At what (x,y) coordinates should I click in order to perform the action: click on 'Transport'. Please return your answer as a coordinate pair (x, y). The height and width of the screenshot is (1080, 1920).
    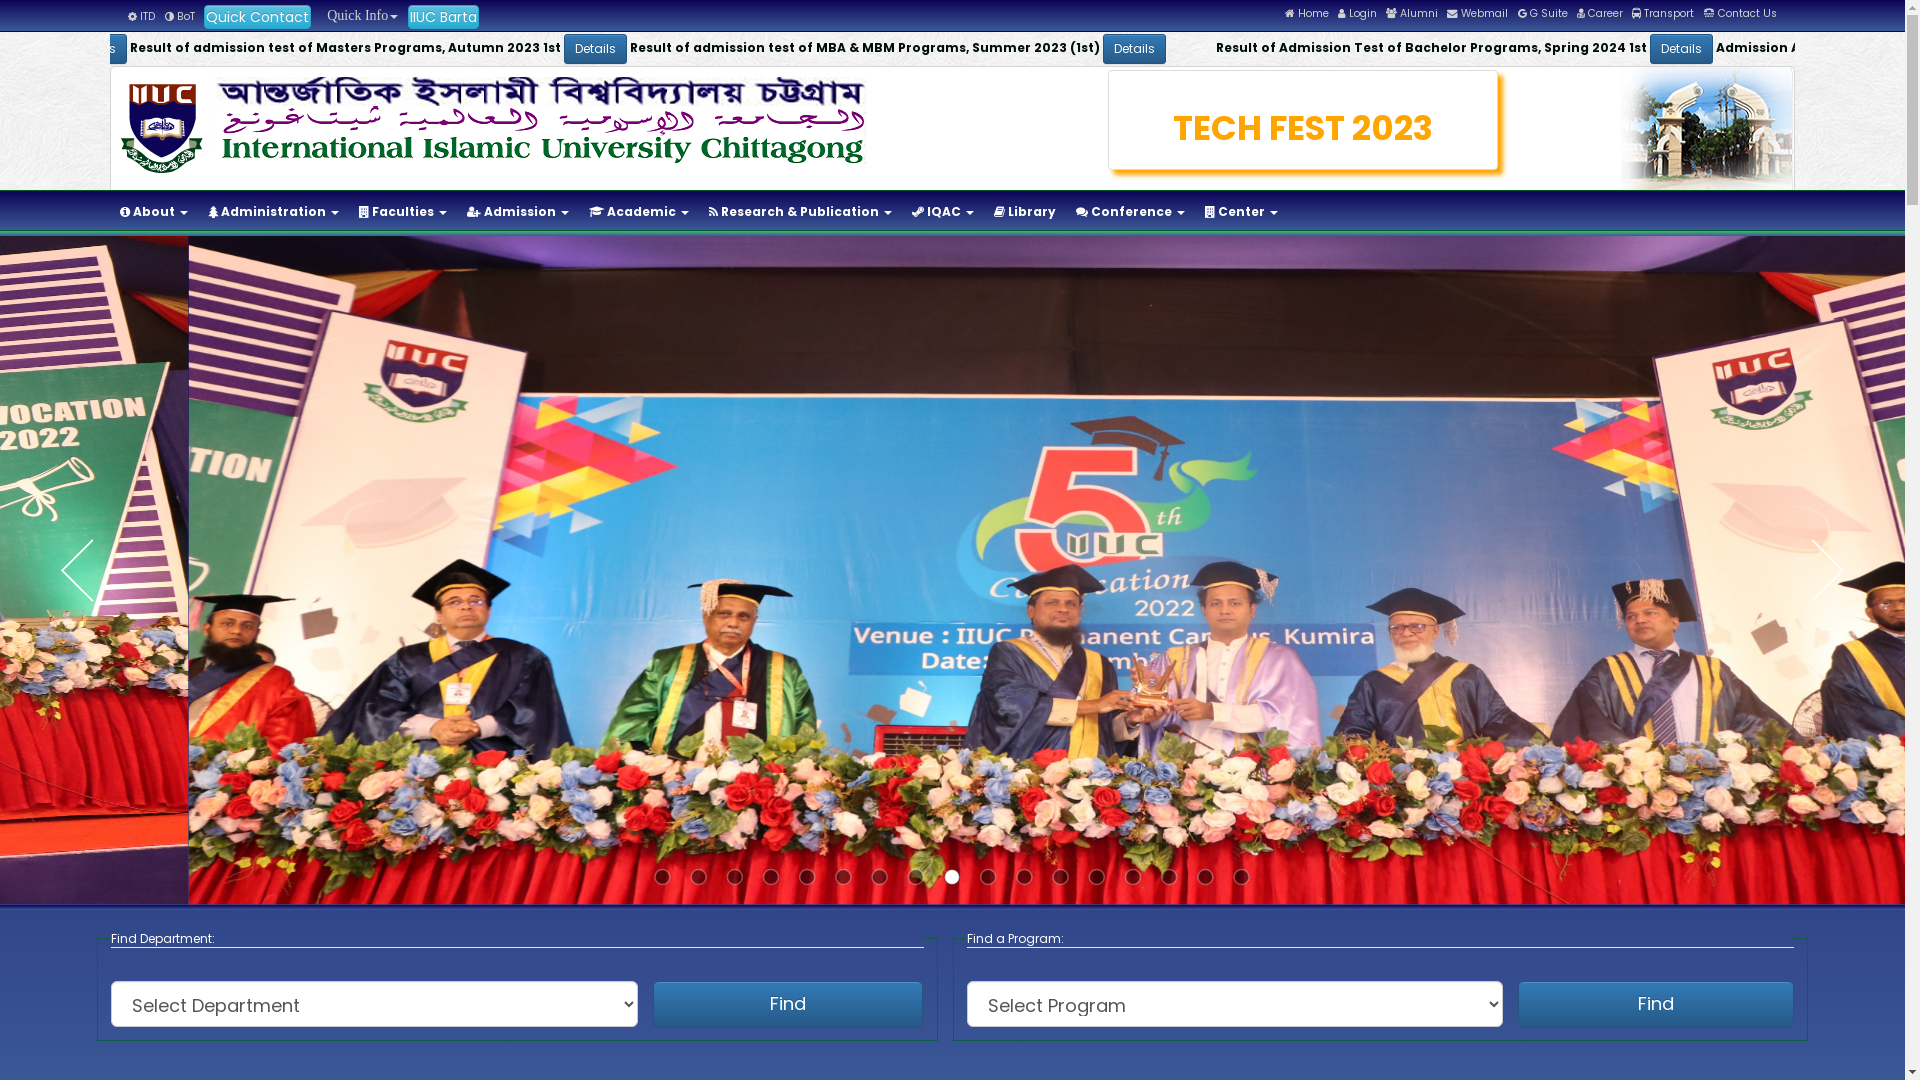
    Looking at the image, I should click on (1662, 13).